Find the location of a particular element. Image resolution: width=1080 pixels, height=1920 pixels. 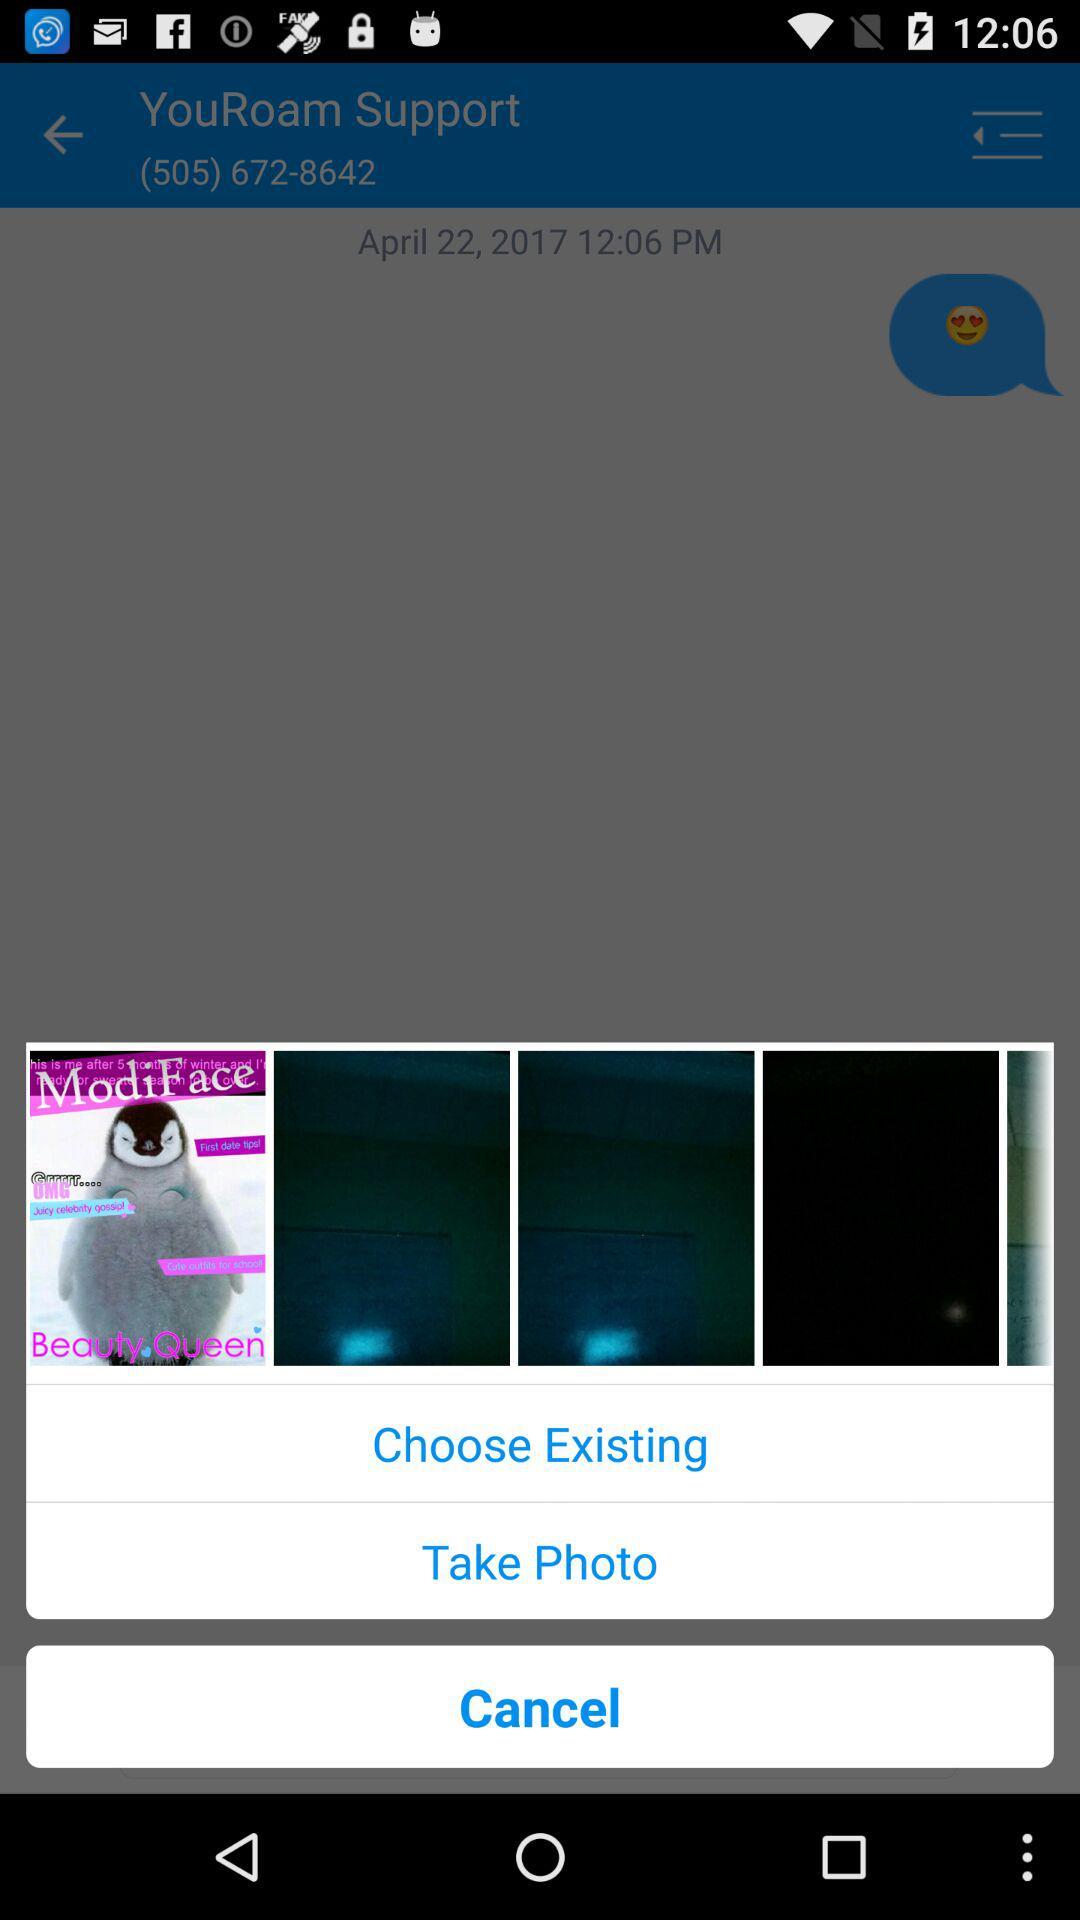

background is located at coordinates (391, 1207).